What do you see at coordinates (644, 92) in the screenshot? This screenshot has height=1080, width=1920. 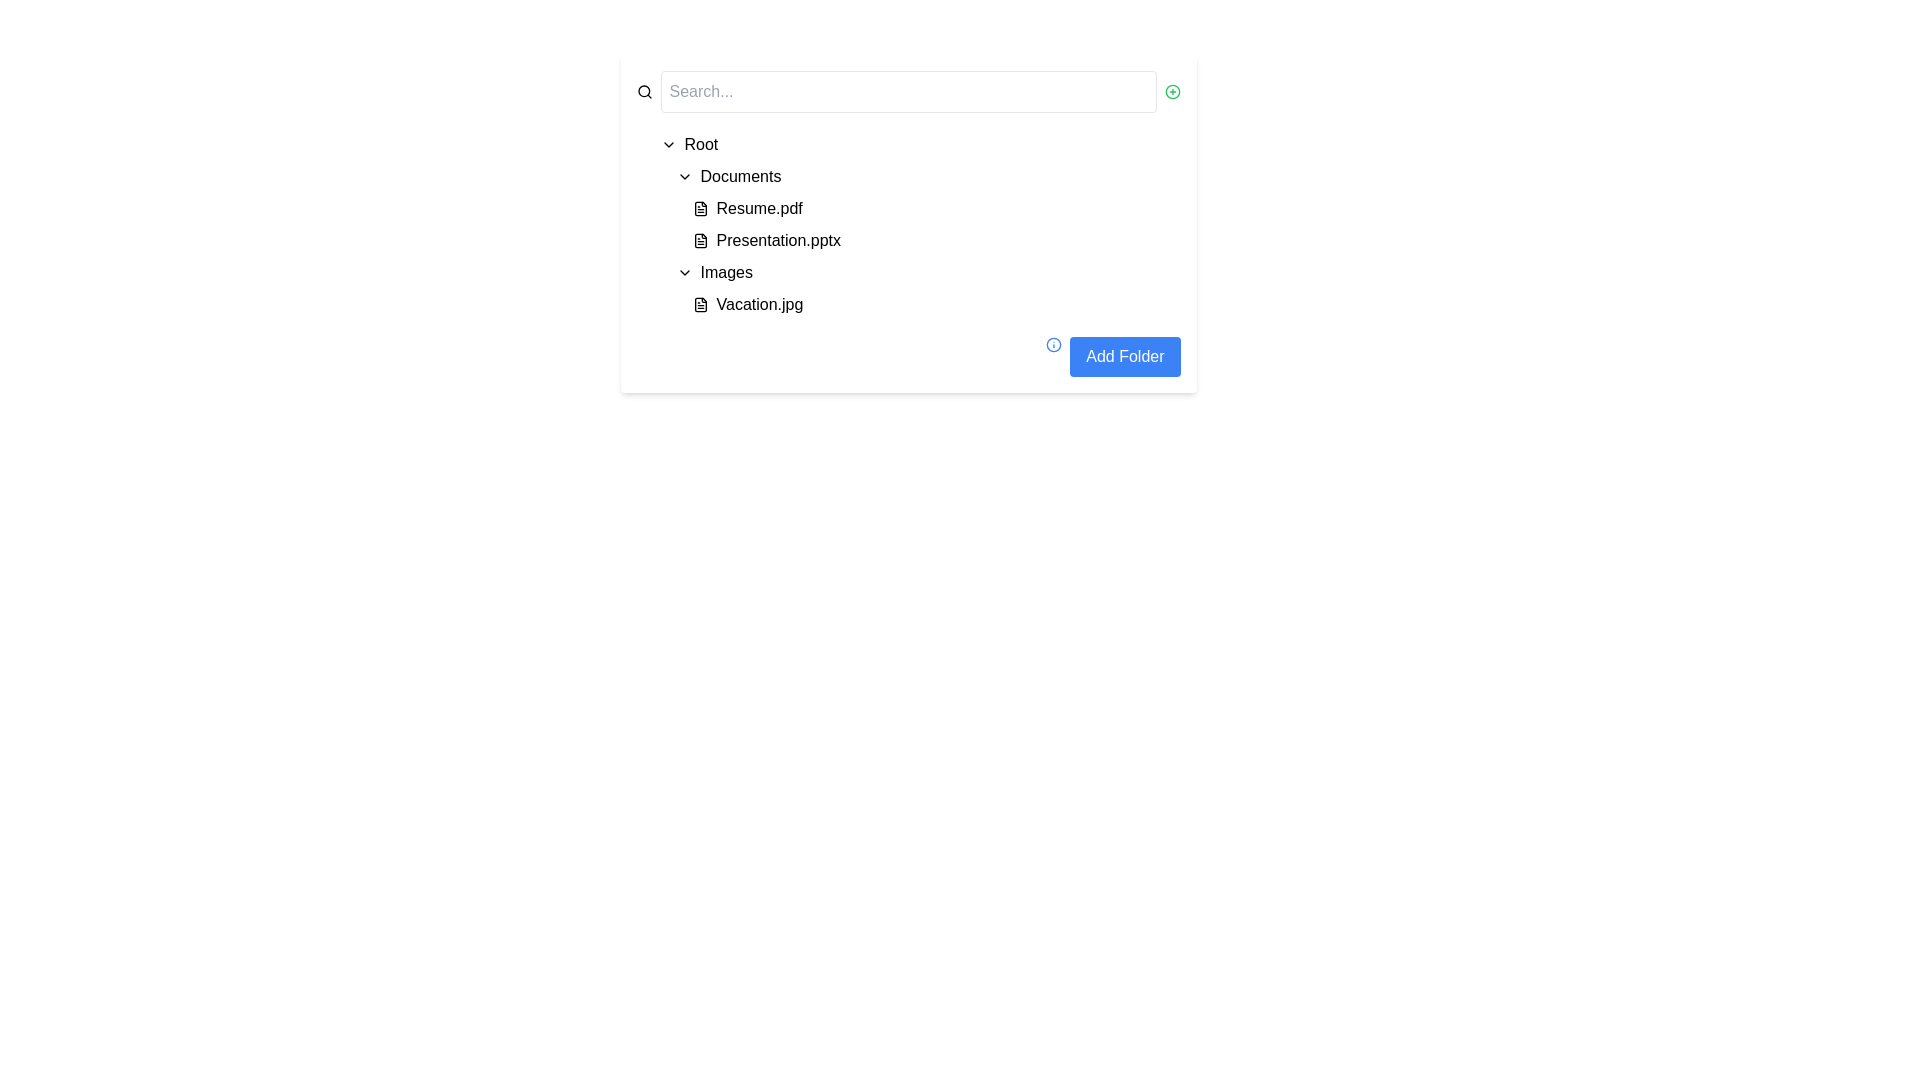 I see `the magnifying glass icon, which is located at the leftmost end of a horizontal grouping that includes a search input field and an add folder button` at bounding box center [644, 92].